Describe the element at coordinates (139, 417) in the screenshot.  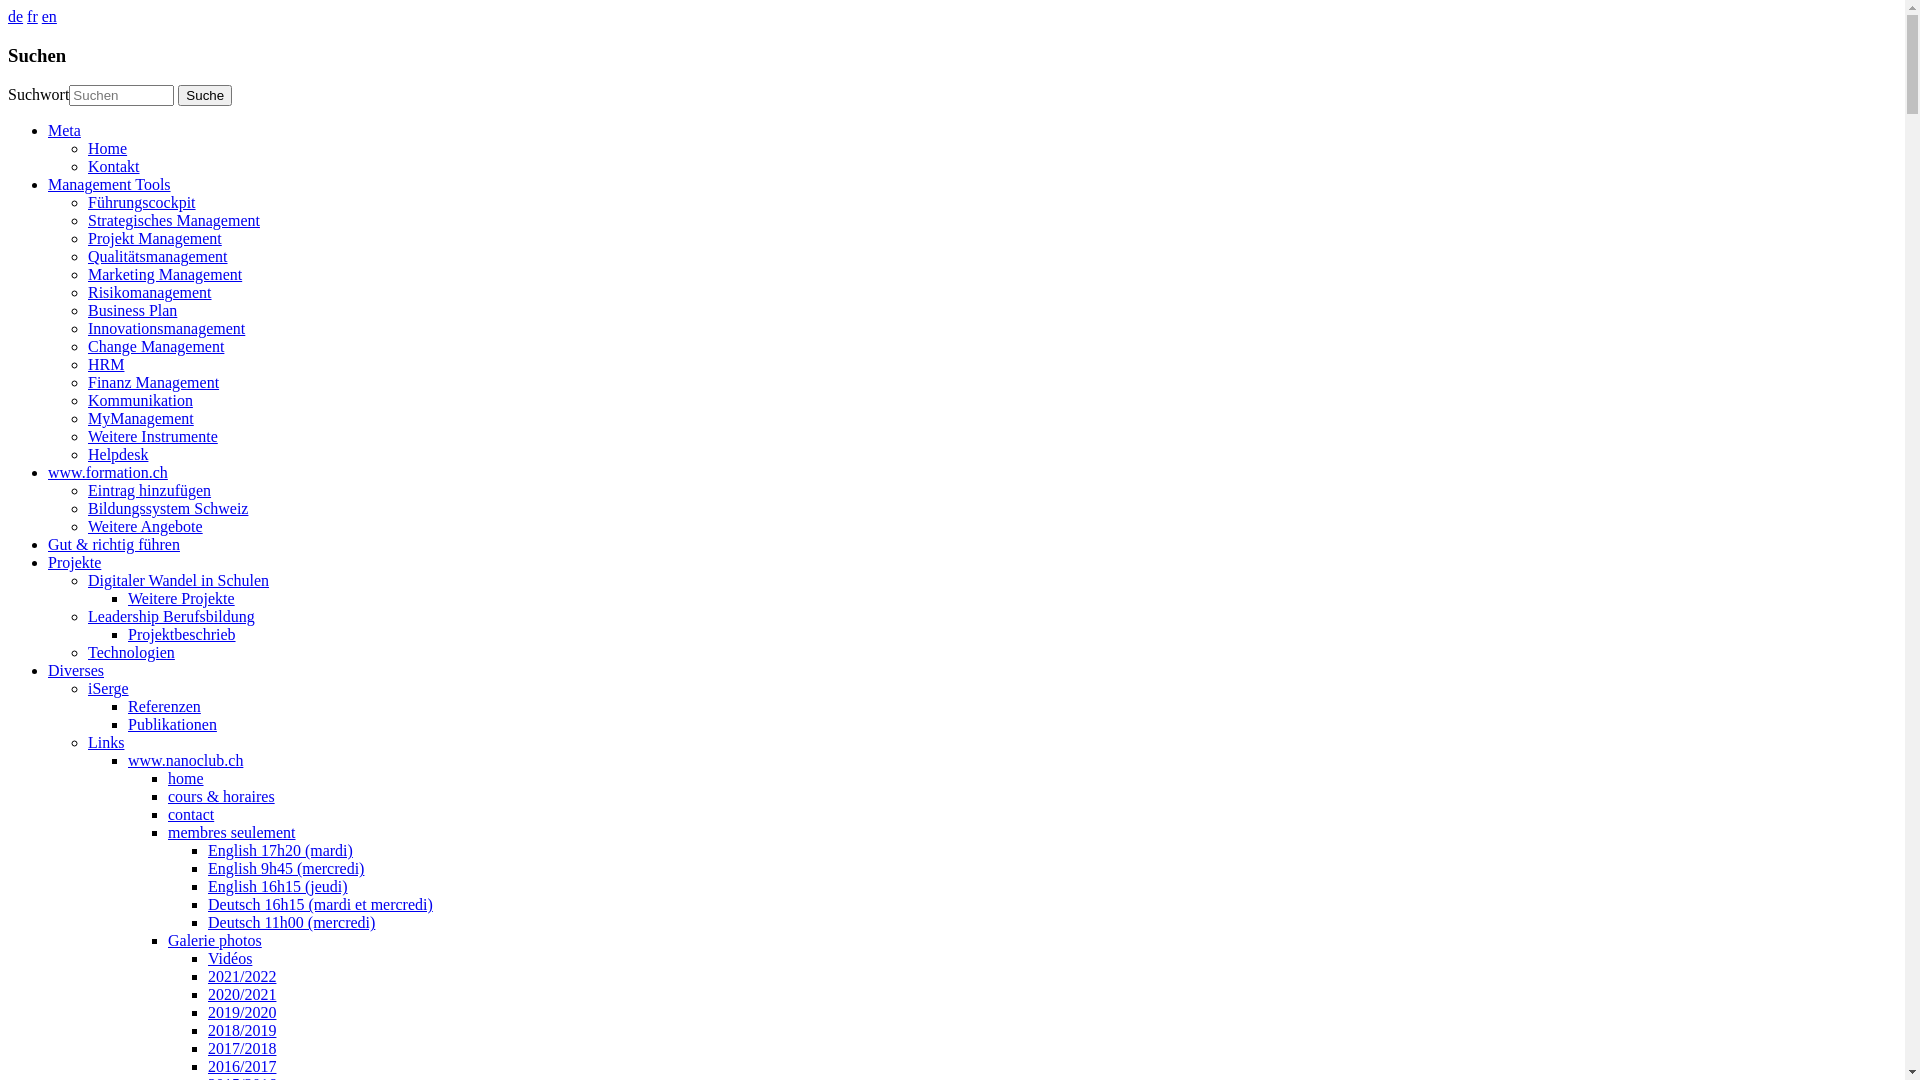
I see `'MyManagement'` at that location.